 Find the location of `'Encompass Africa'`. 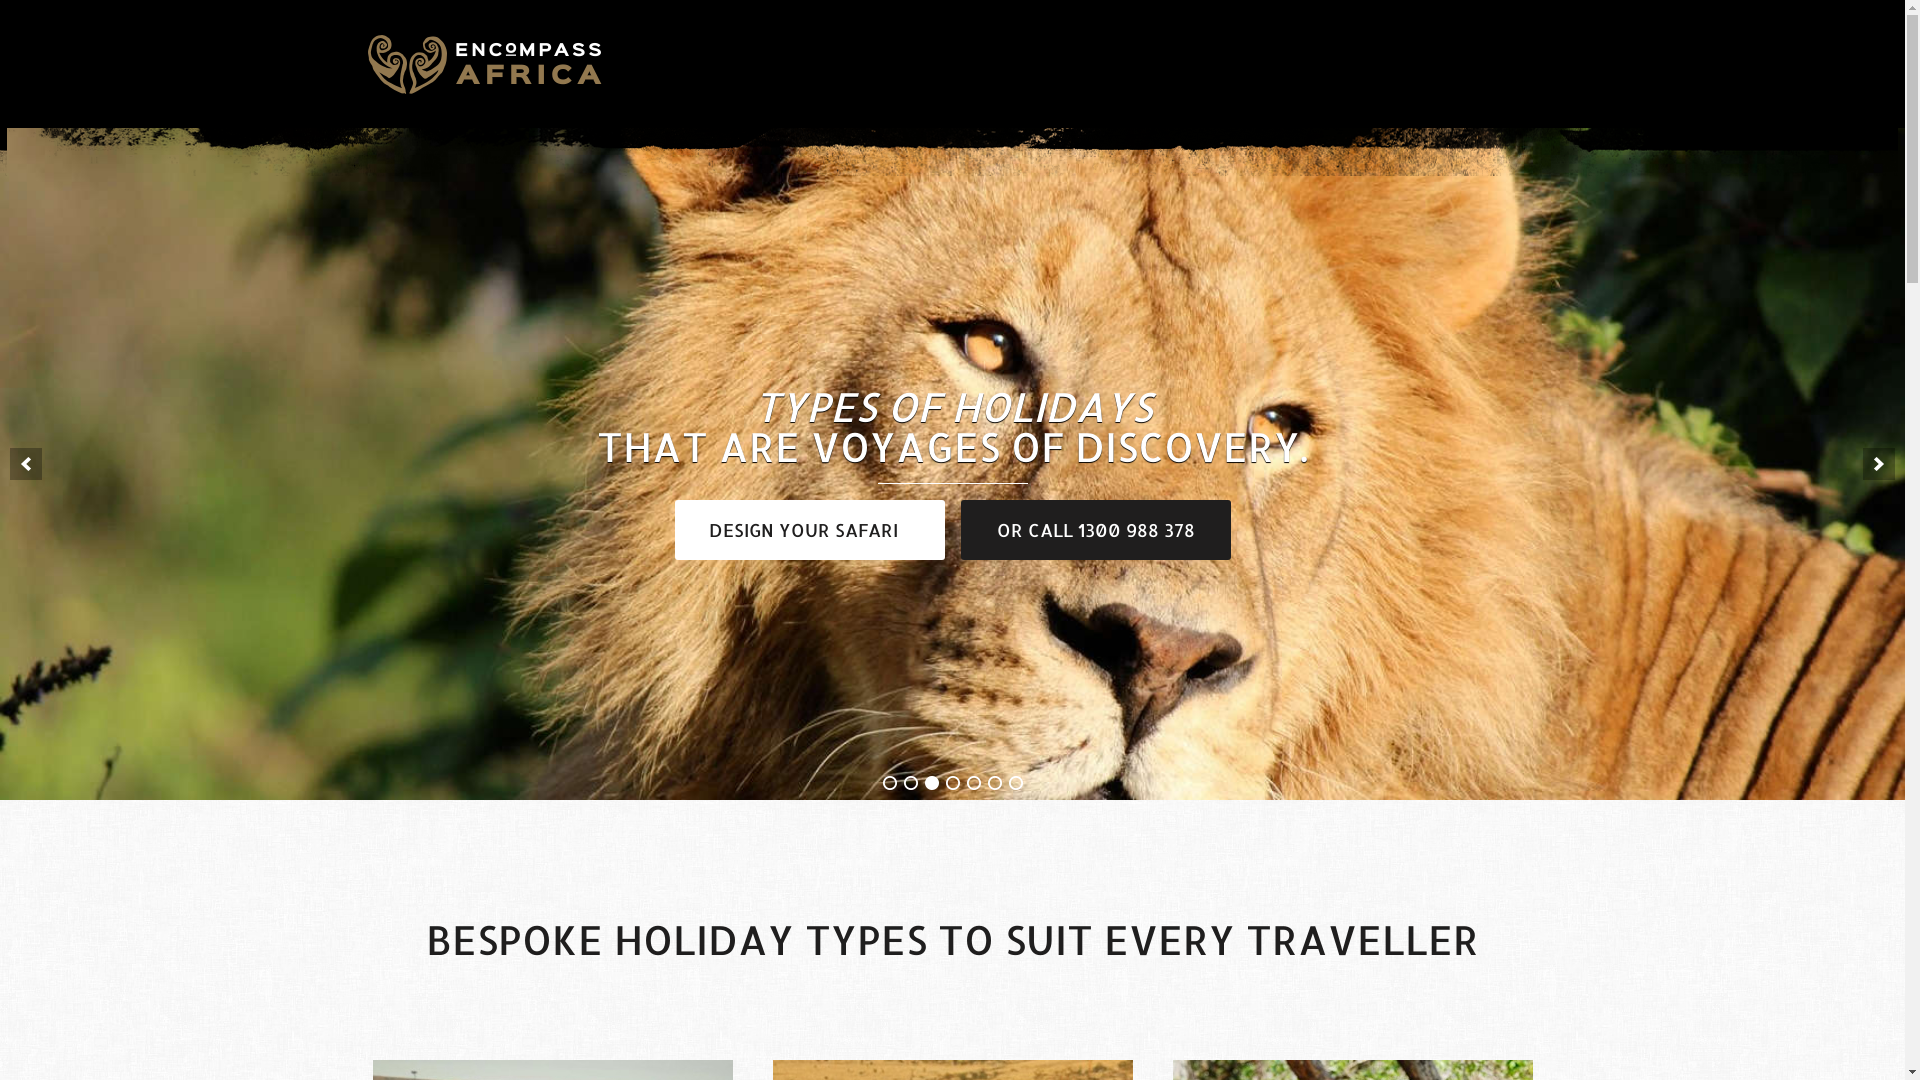

'Encompass Africa' is located at coordinates (368, 63).